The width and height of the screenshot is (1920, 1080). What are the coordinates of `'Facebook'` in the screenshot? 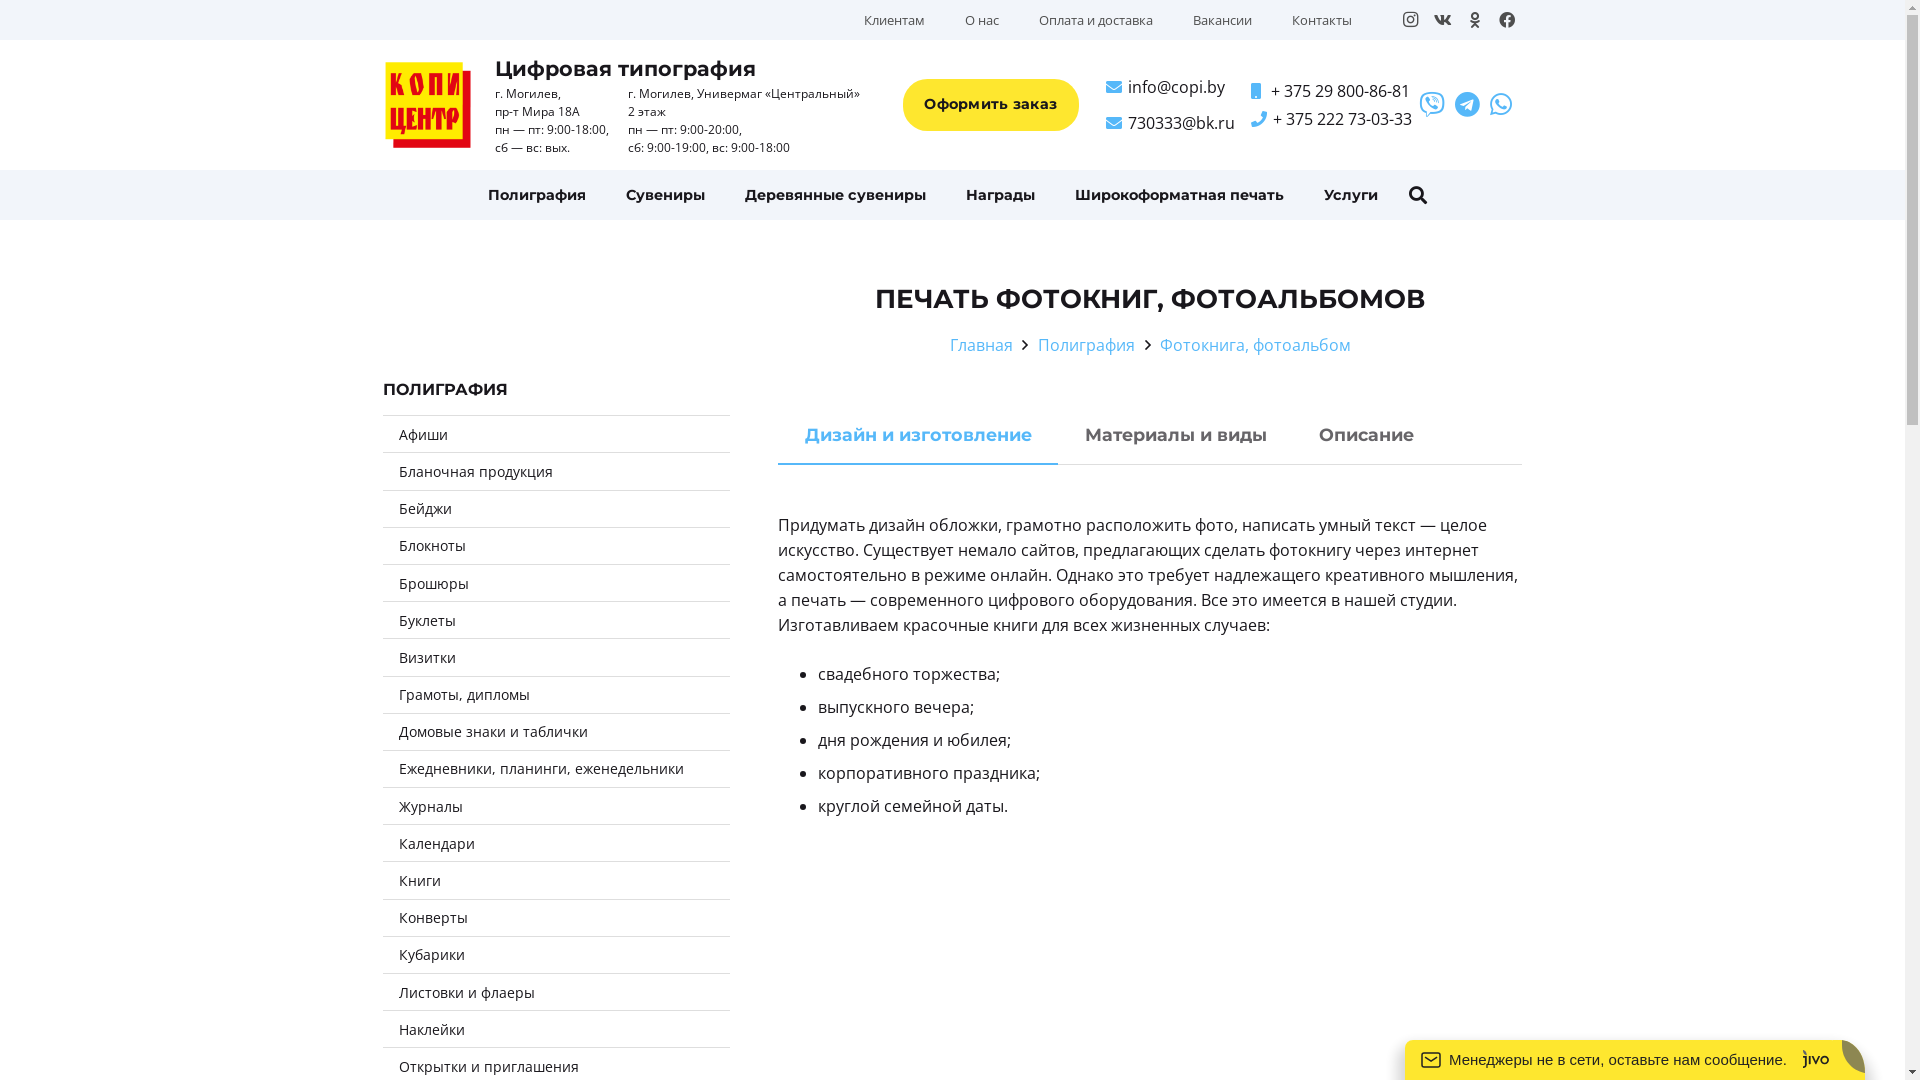 It's located at (1506, 19).